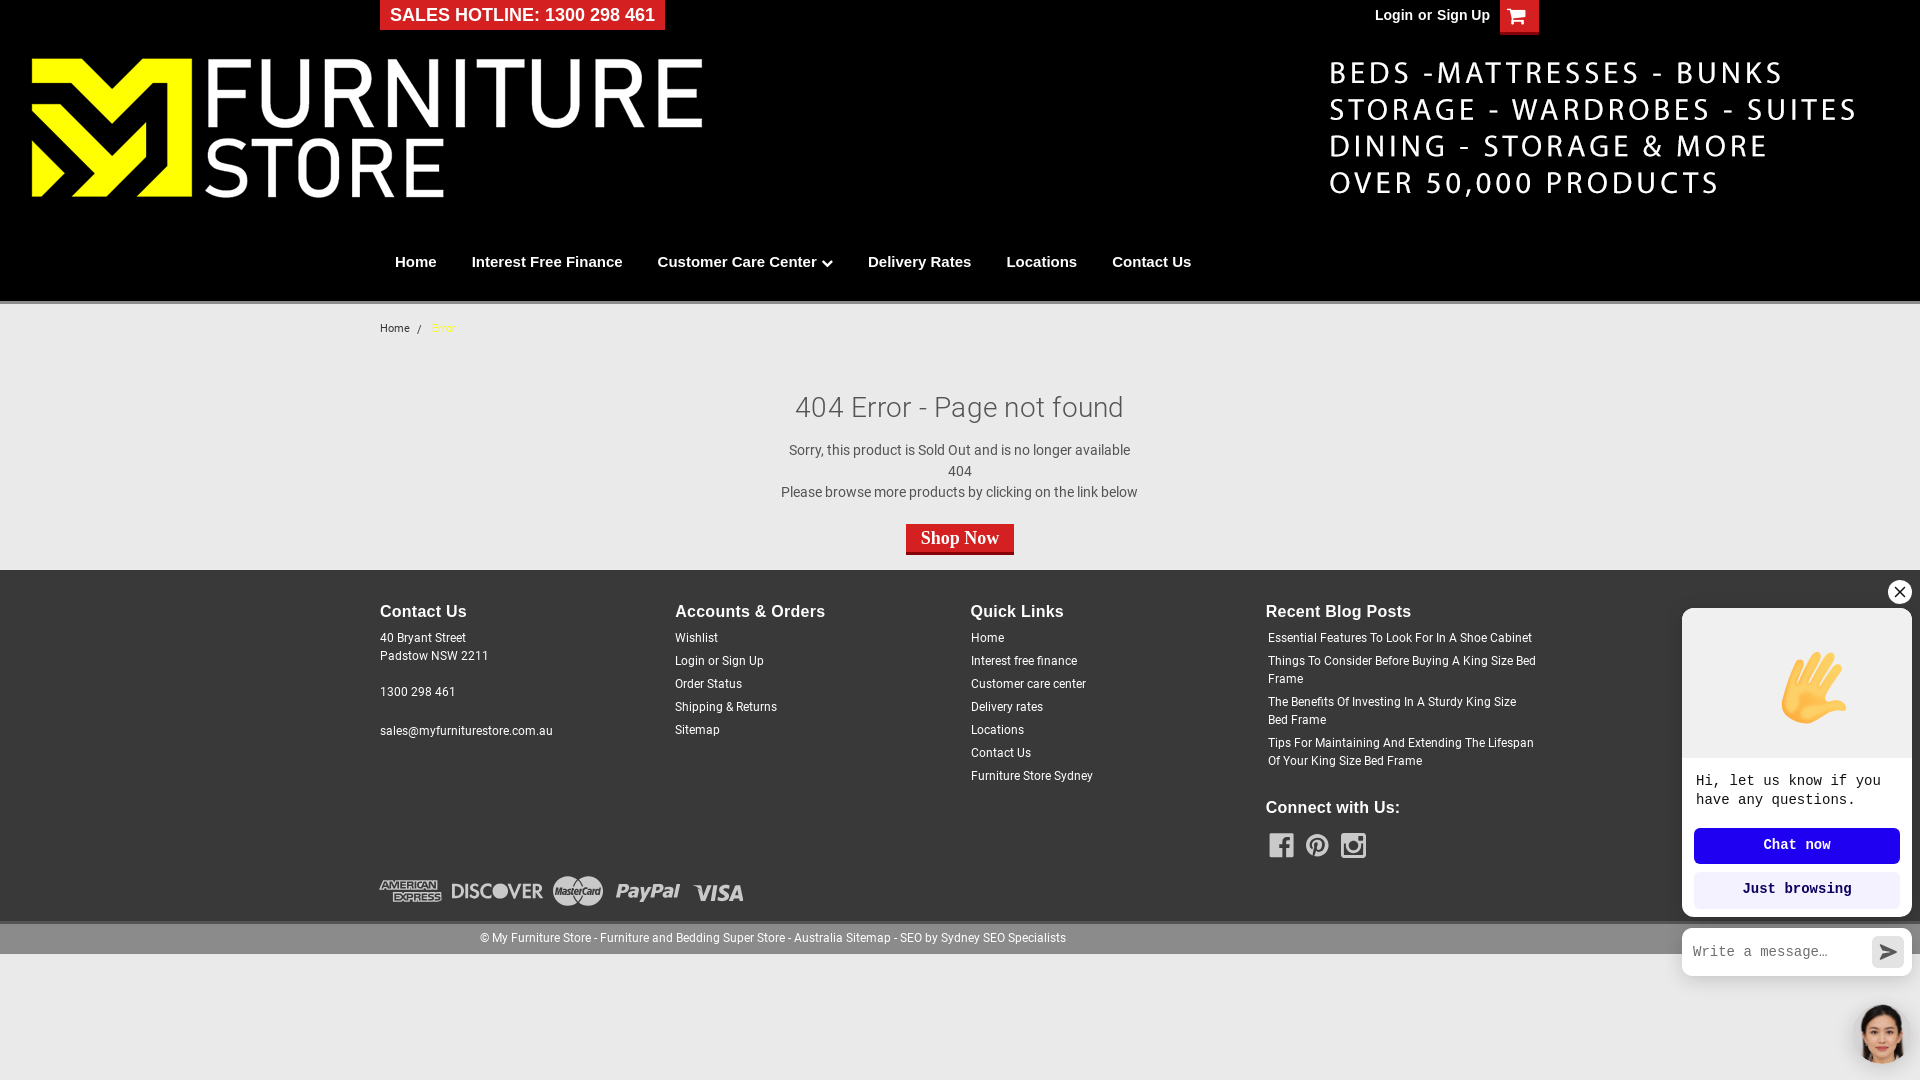  Describe the element at coordinates (1399, 637) in the screenshot. I see `'Essential Features To Look For In A Shoe Cabinet'` at that location.